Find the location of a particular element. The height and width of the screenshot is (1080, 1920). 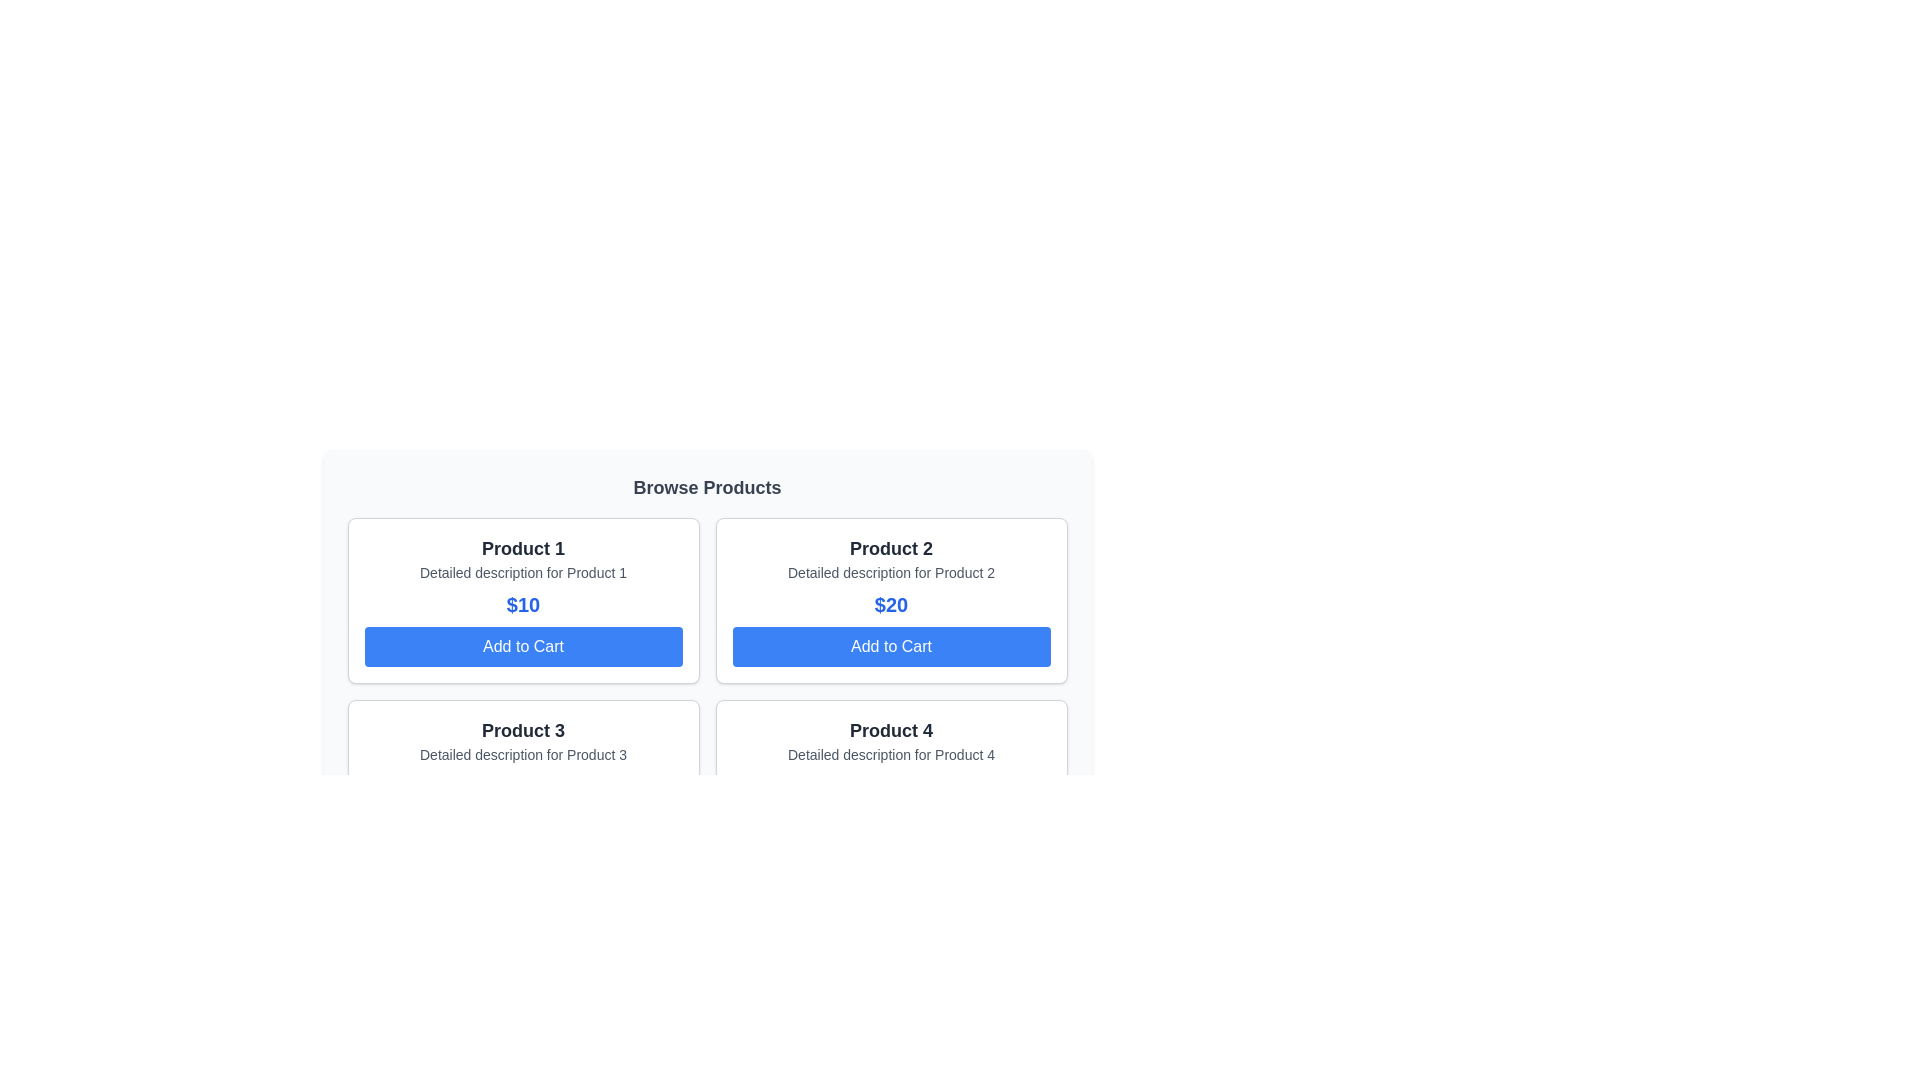

the text '$20' displayed in blue, bold, and extra-large font, part of the 'Product 2' card is located at coordinates (890, 604).